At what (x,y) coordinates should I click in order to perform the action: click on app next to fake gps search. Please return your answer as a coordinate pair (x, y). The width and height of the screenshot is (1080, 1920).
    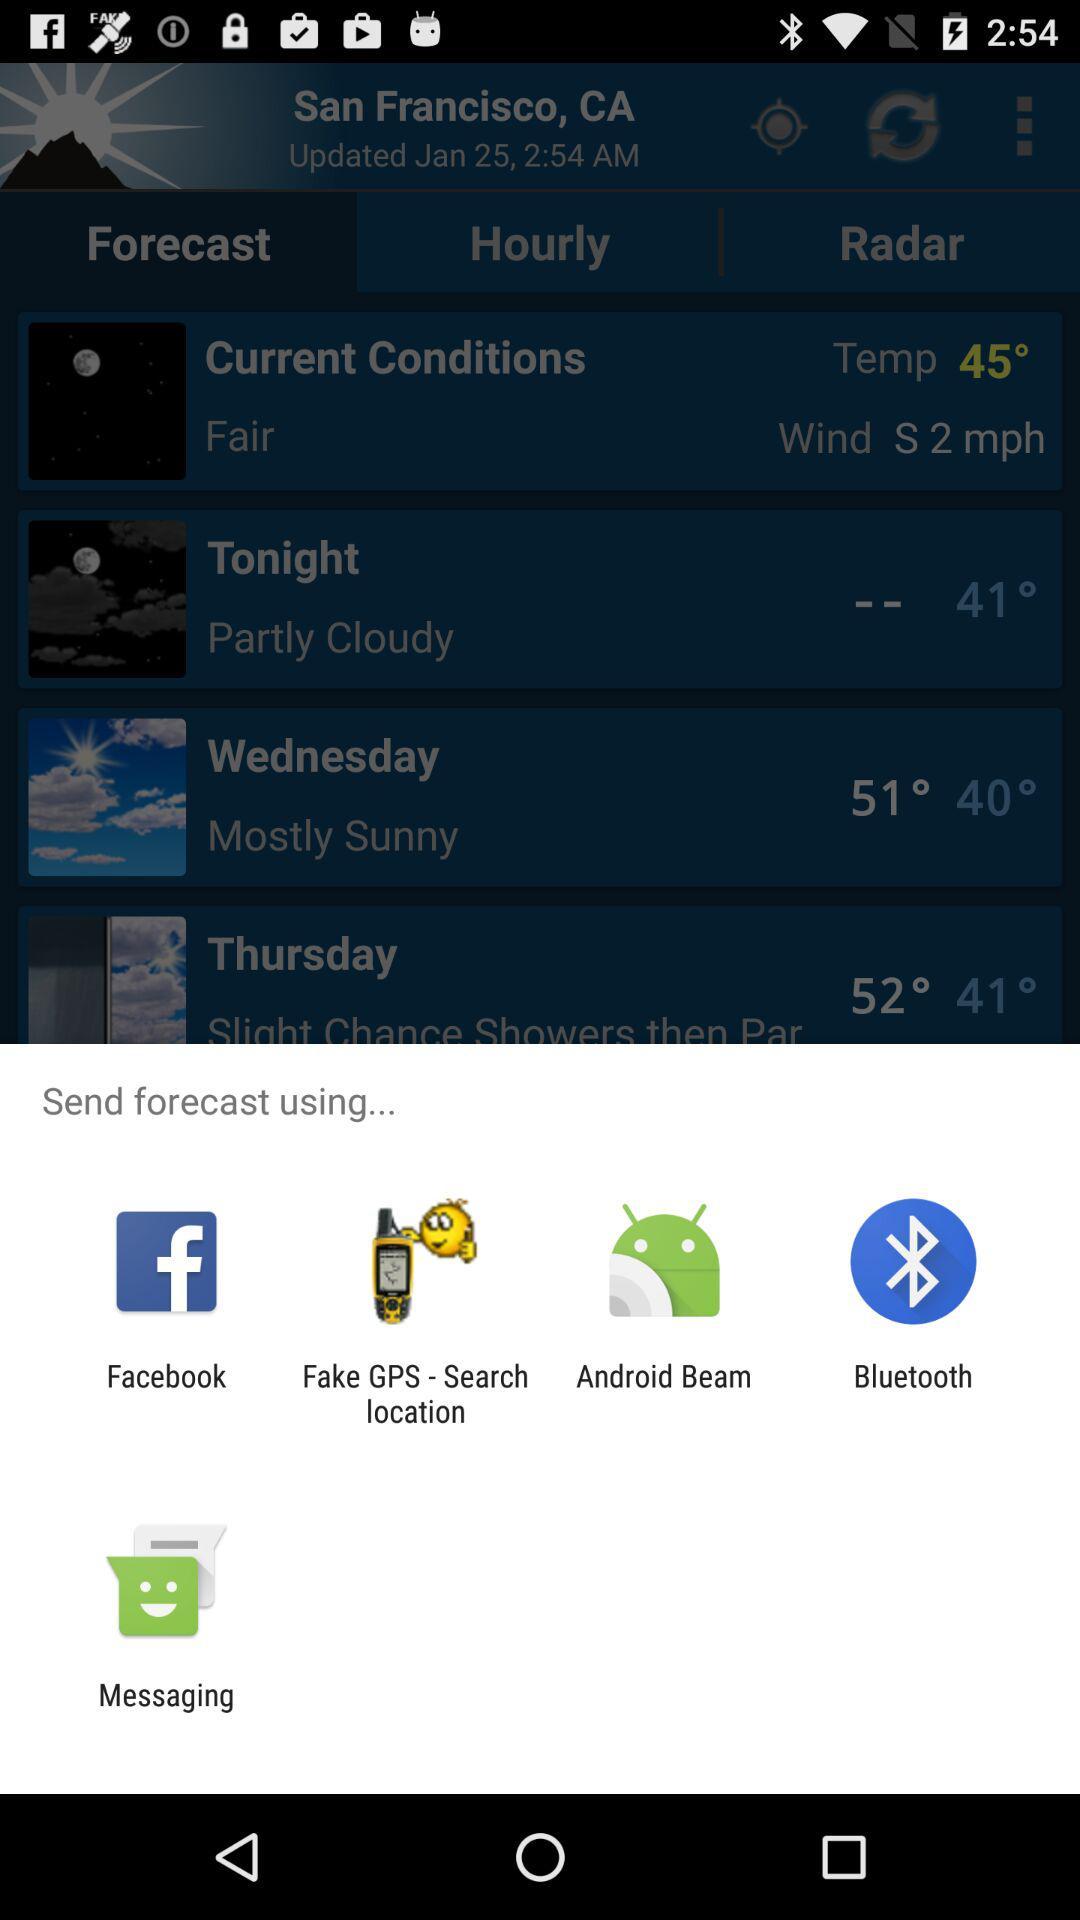
    Looking at the image, I should click on (664, 1392).